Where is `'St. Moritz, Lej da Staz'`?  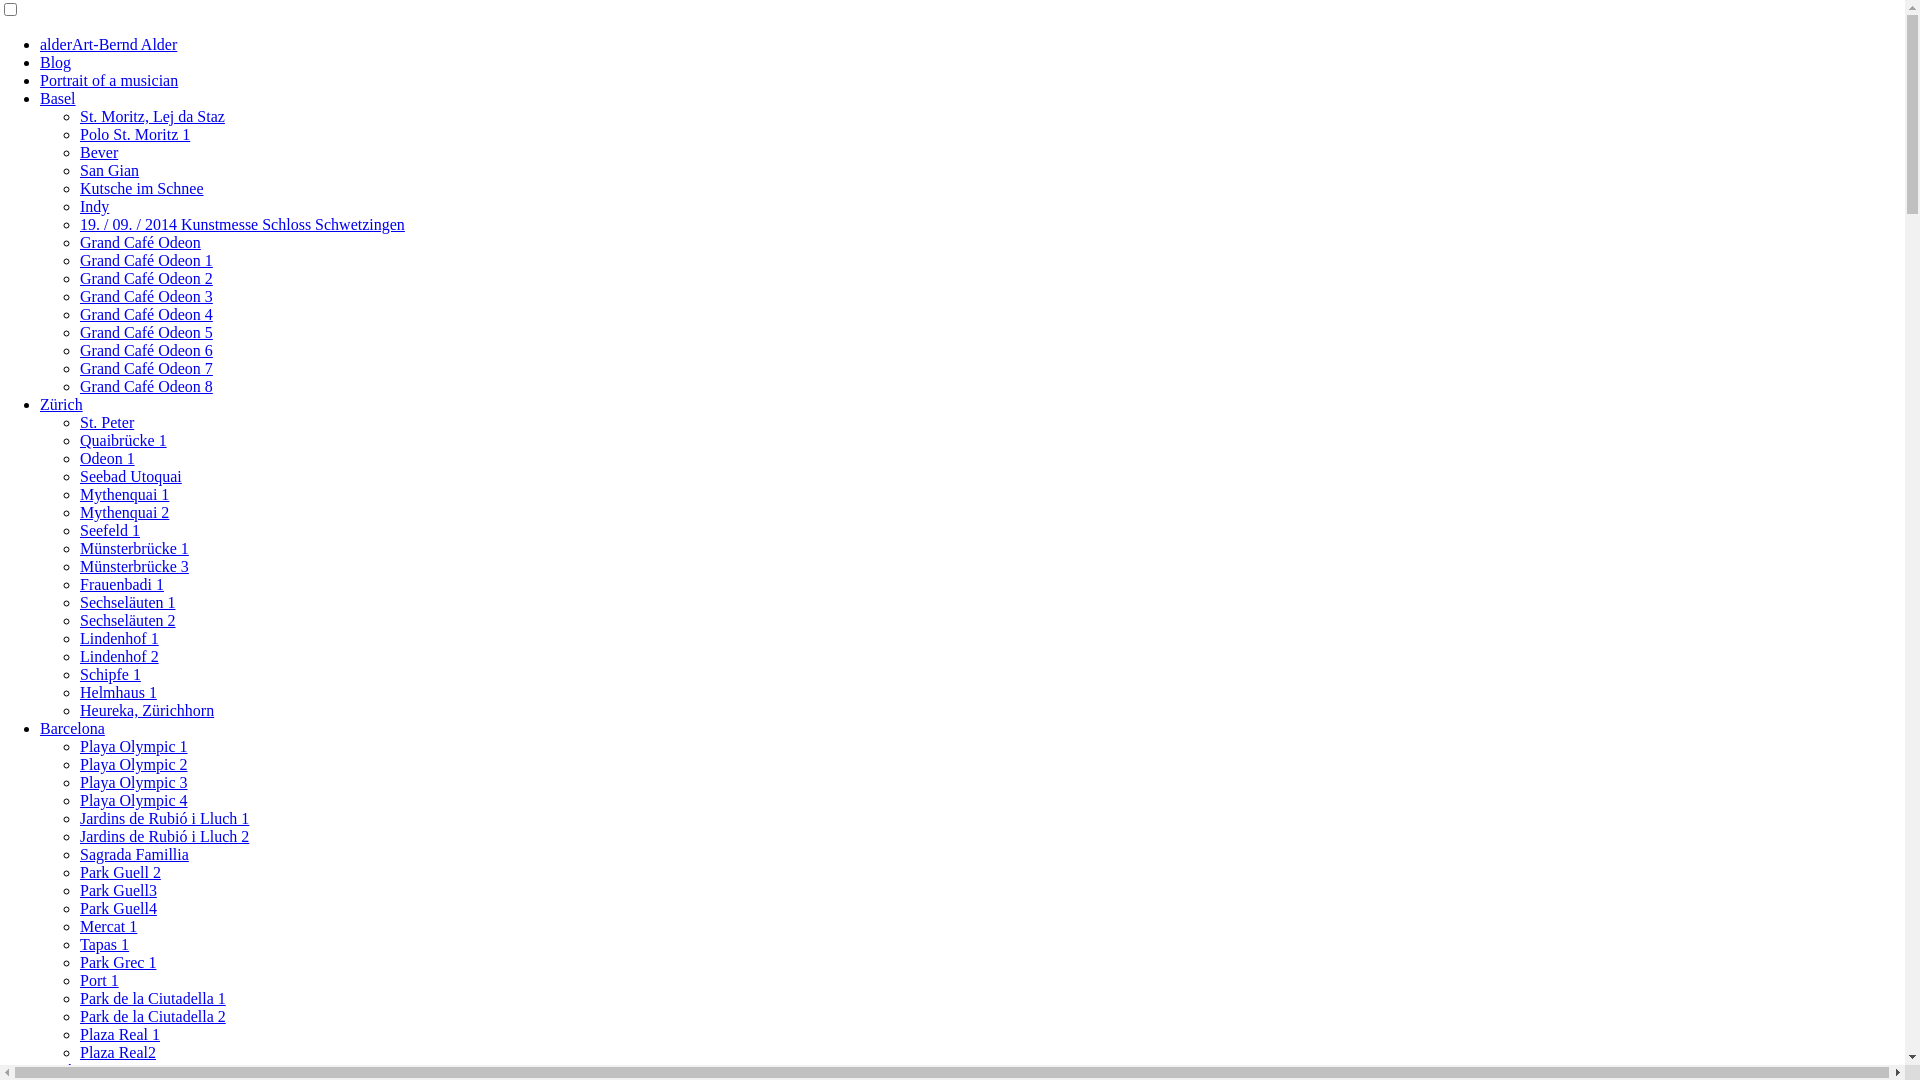
'St. Moritz, Lej da Staz' is located at coordinates (80, 116).